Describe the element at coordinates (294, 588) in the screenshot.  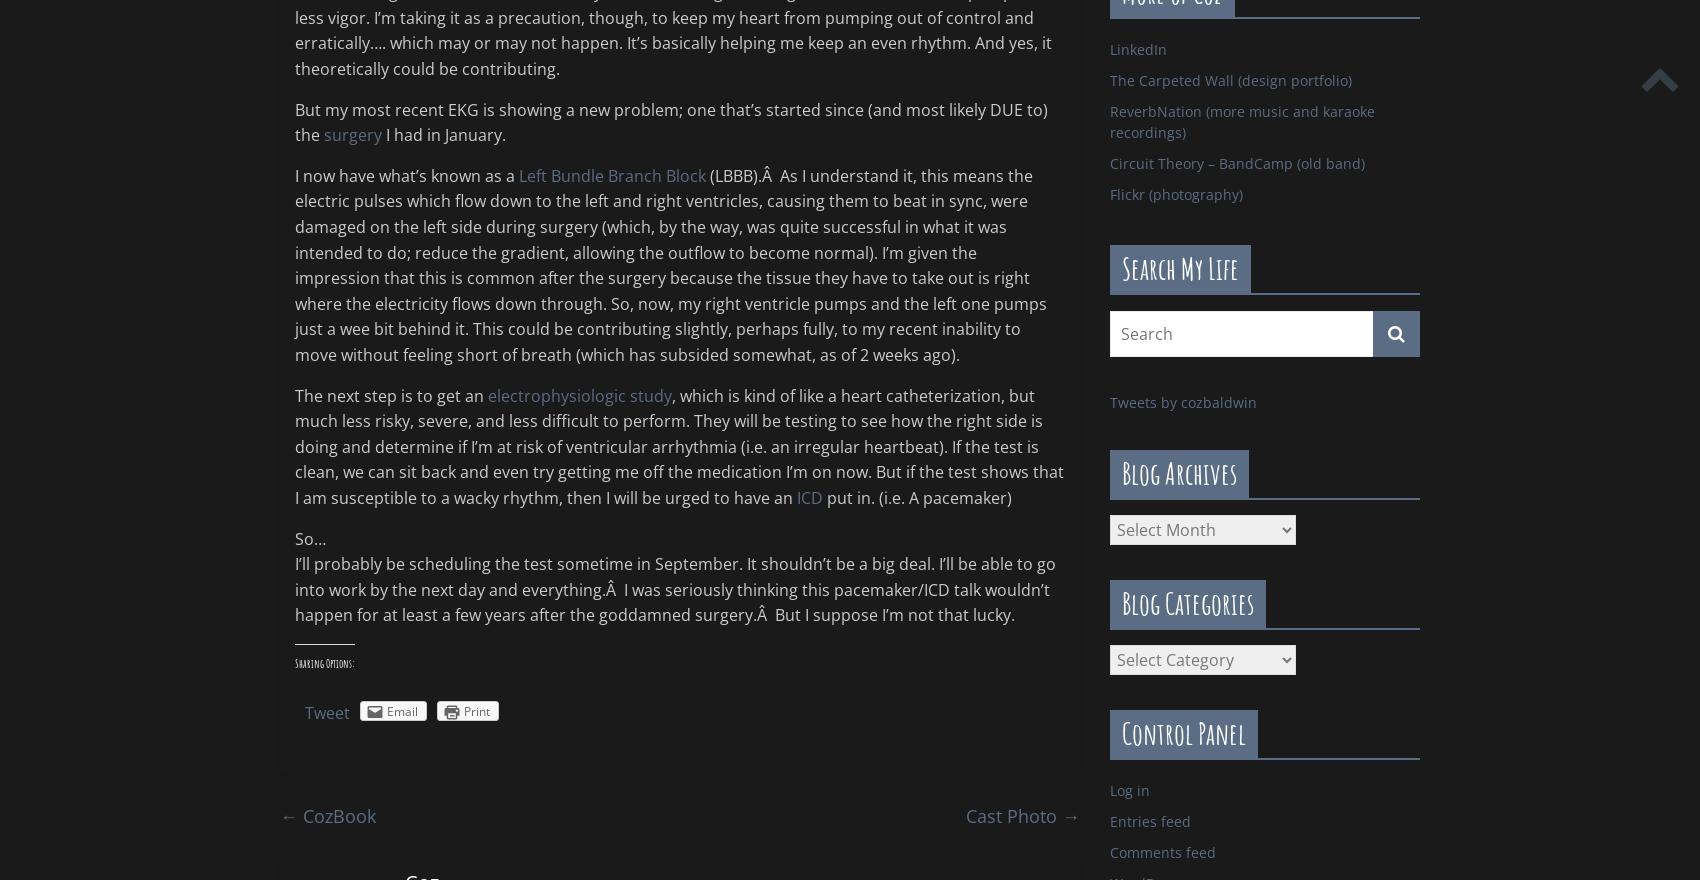
I see `'I’ll probably be scheduling the test sometime in September.  It shouldn’t be a big deal.  I’ll be able to go into work by the next day and everything.Â  I was seriously thinking this pacemaker/ICD talk wouldn’t happen for at least a few years after the goddamned surgery.Â  But I suppose I’m not that lucky.'` at that location.